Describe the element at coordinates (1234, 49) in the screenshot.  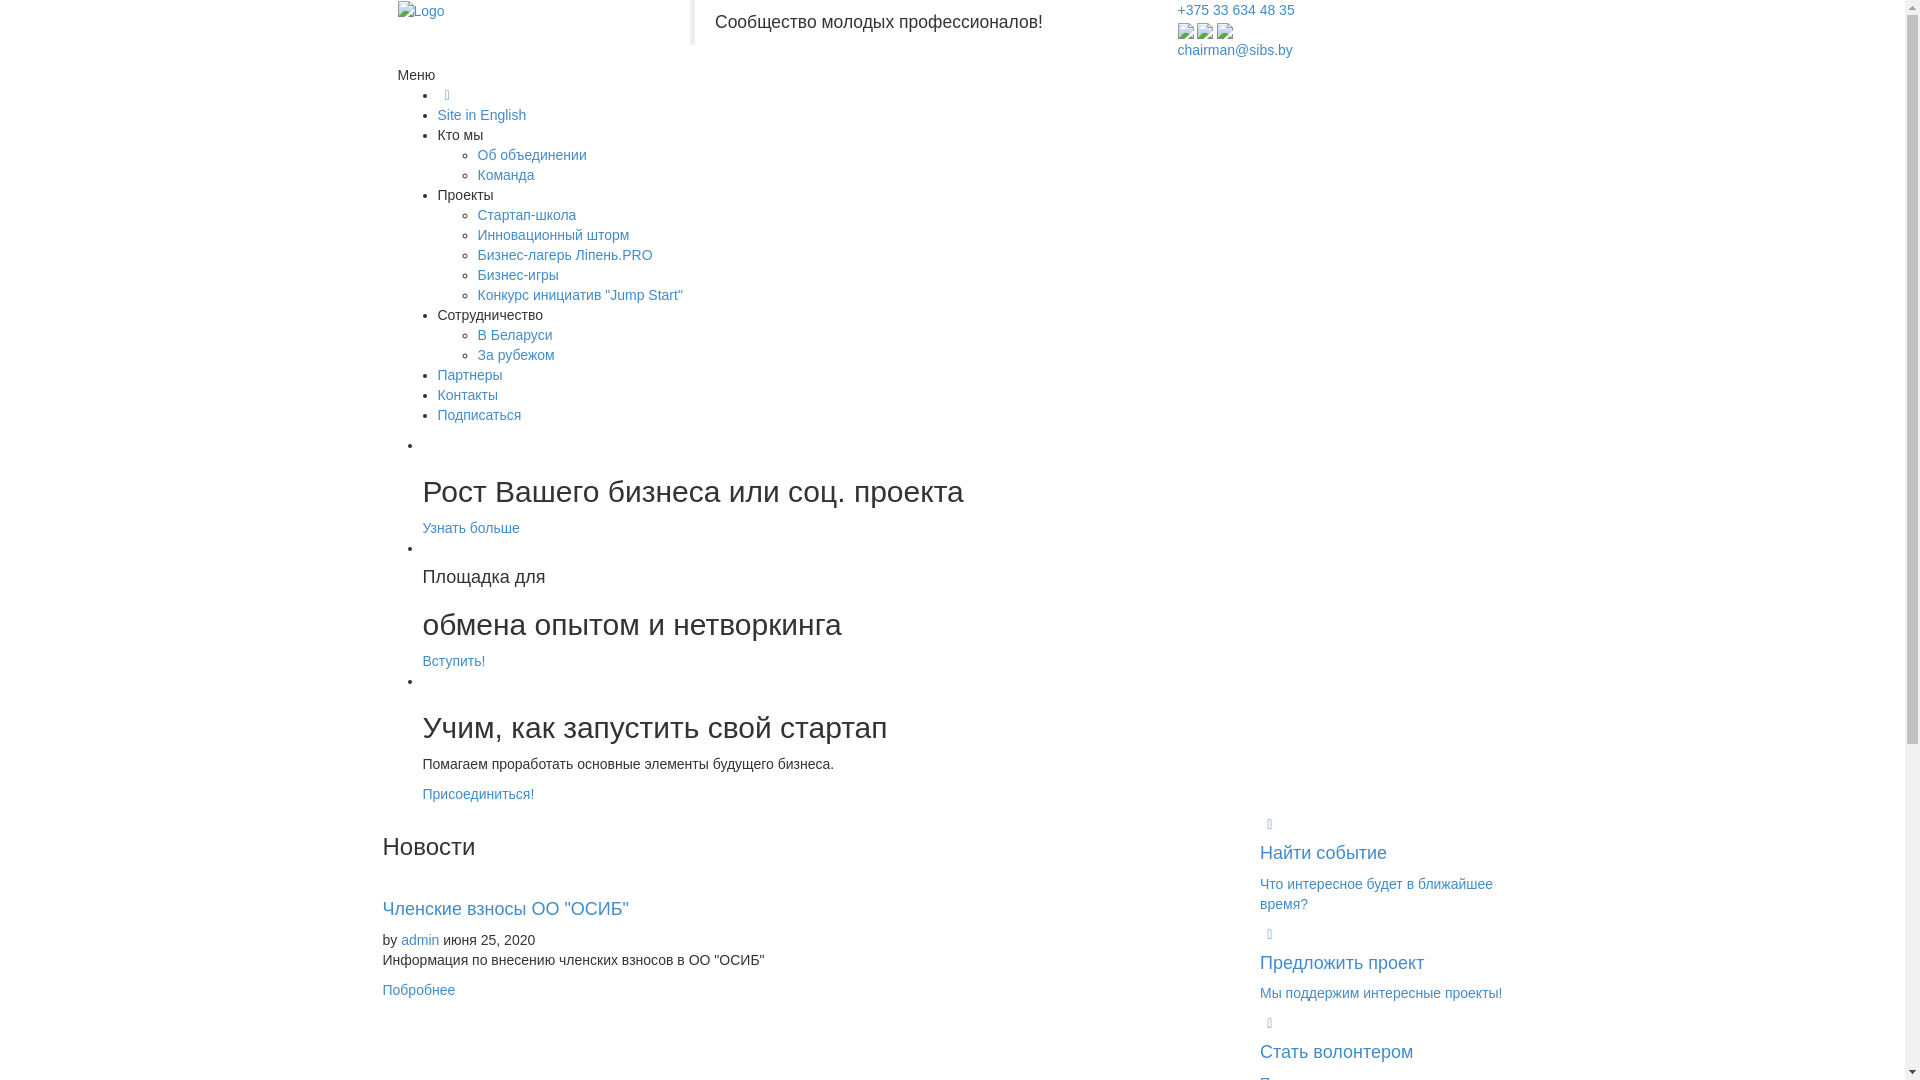
I see `'chairman@sibs.by'` at that location.